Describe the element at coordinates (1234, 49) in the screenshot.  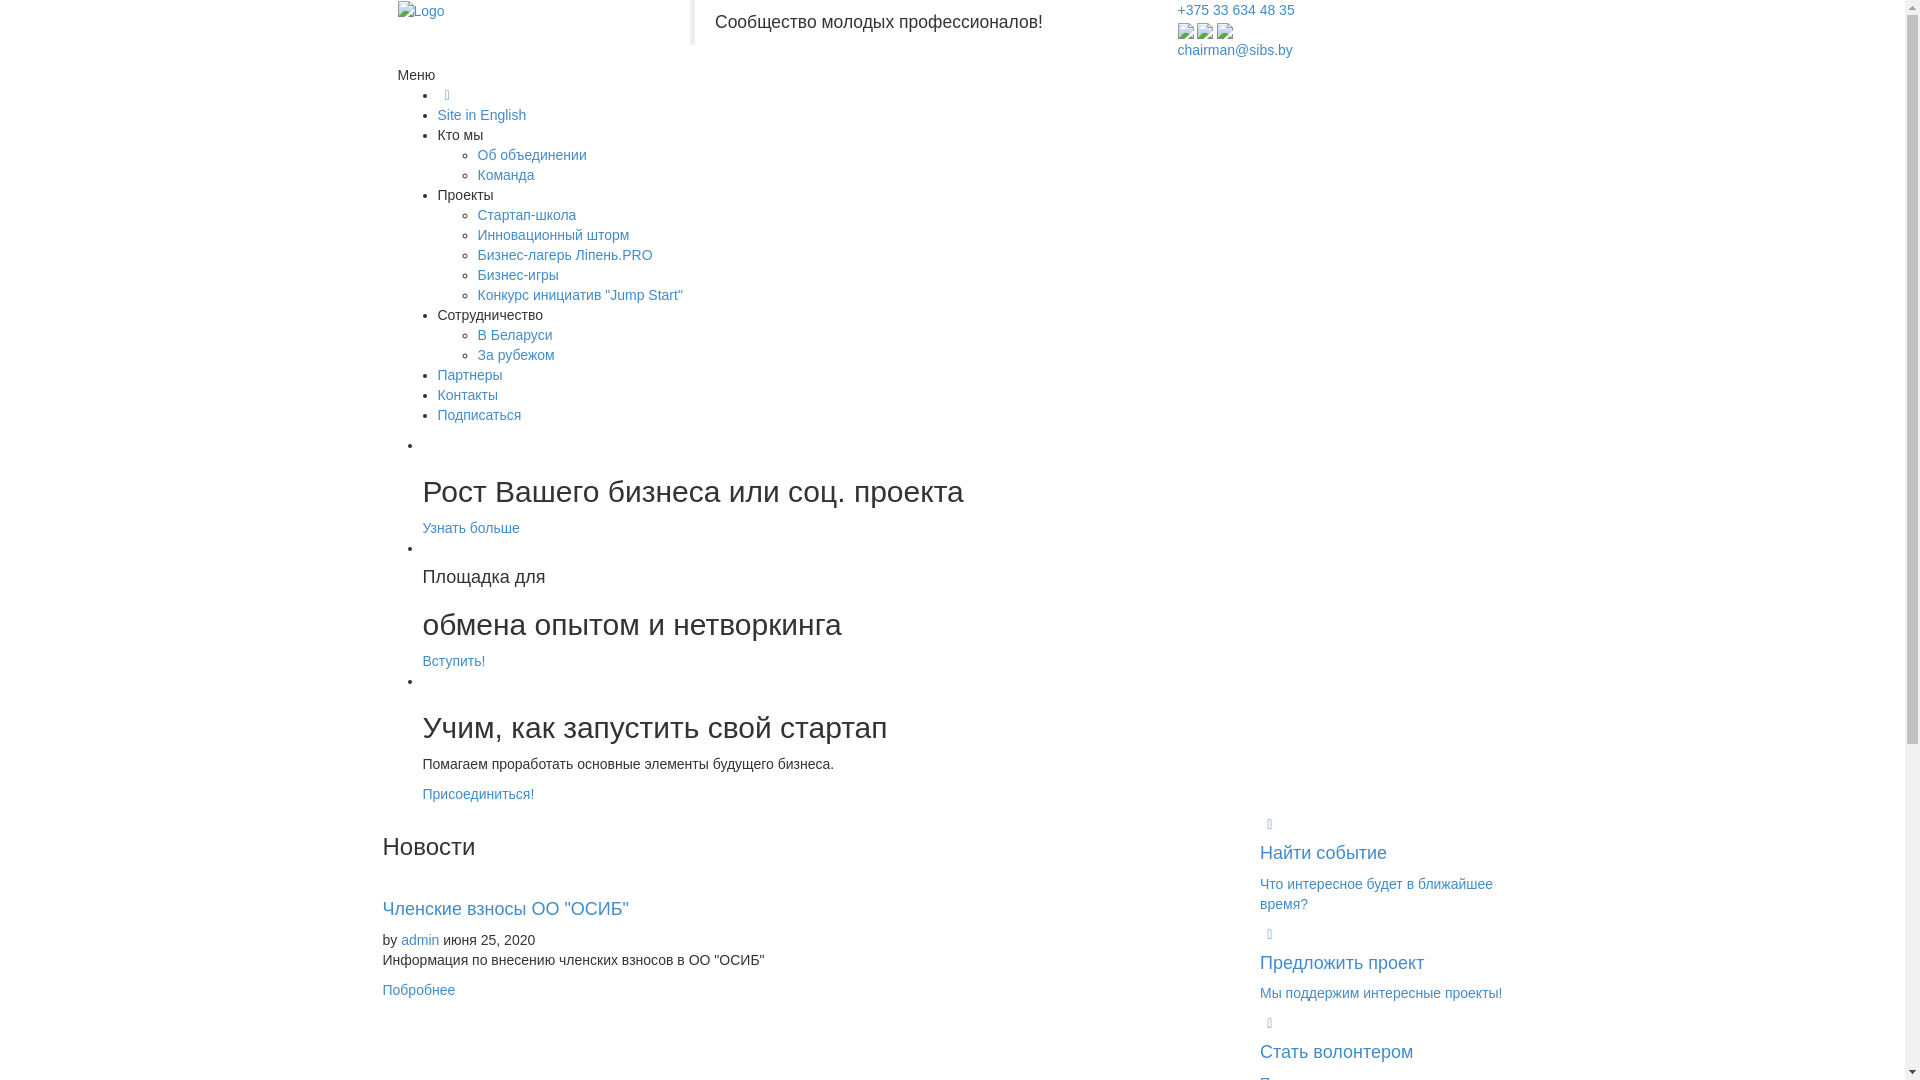
I see `'chairman@sibs.by'` at that location.